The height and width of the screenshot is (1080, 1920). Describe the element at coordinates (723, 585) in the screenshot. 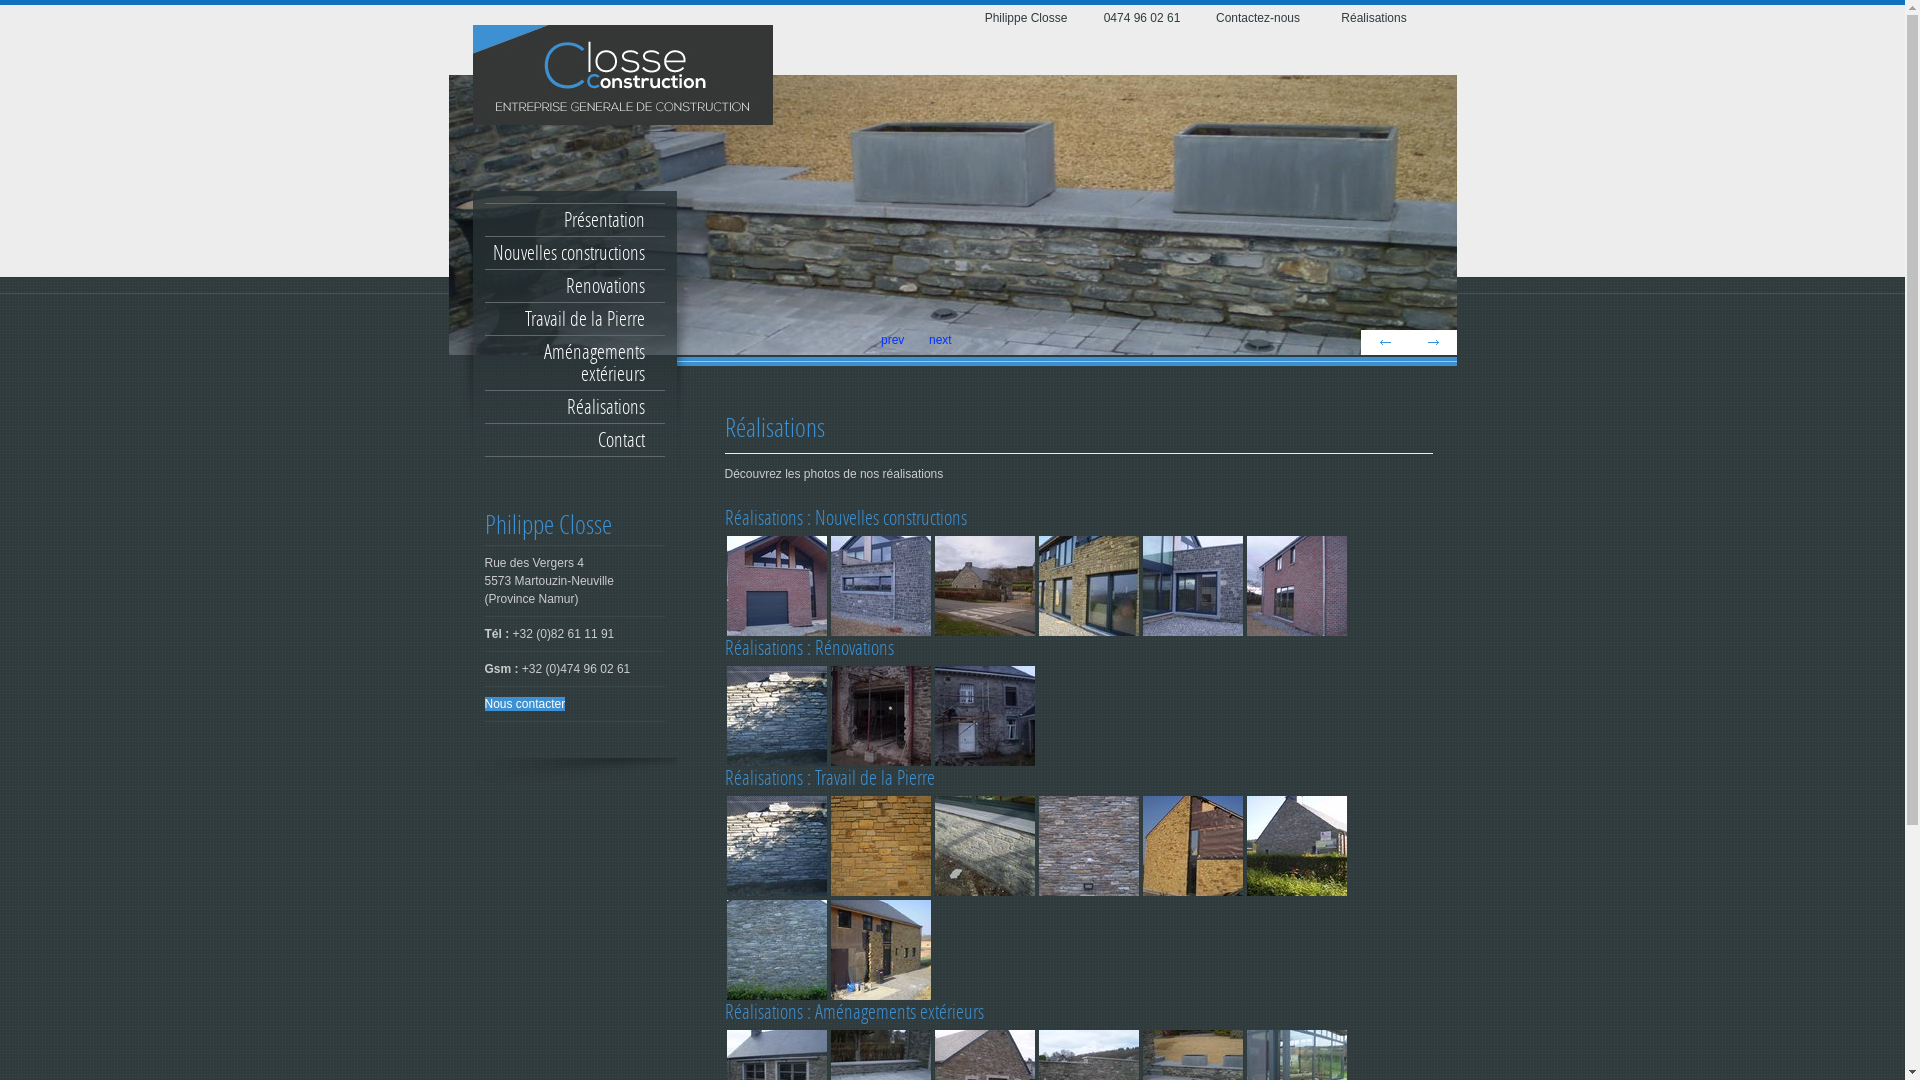

I see `'OLYMPUS DIGITAL CAMERA         '` at that location.